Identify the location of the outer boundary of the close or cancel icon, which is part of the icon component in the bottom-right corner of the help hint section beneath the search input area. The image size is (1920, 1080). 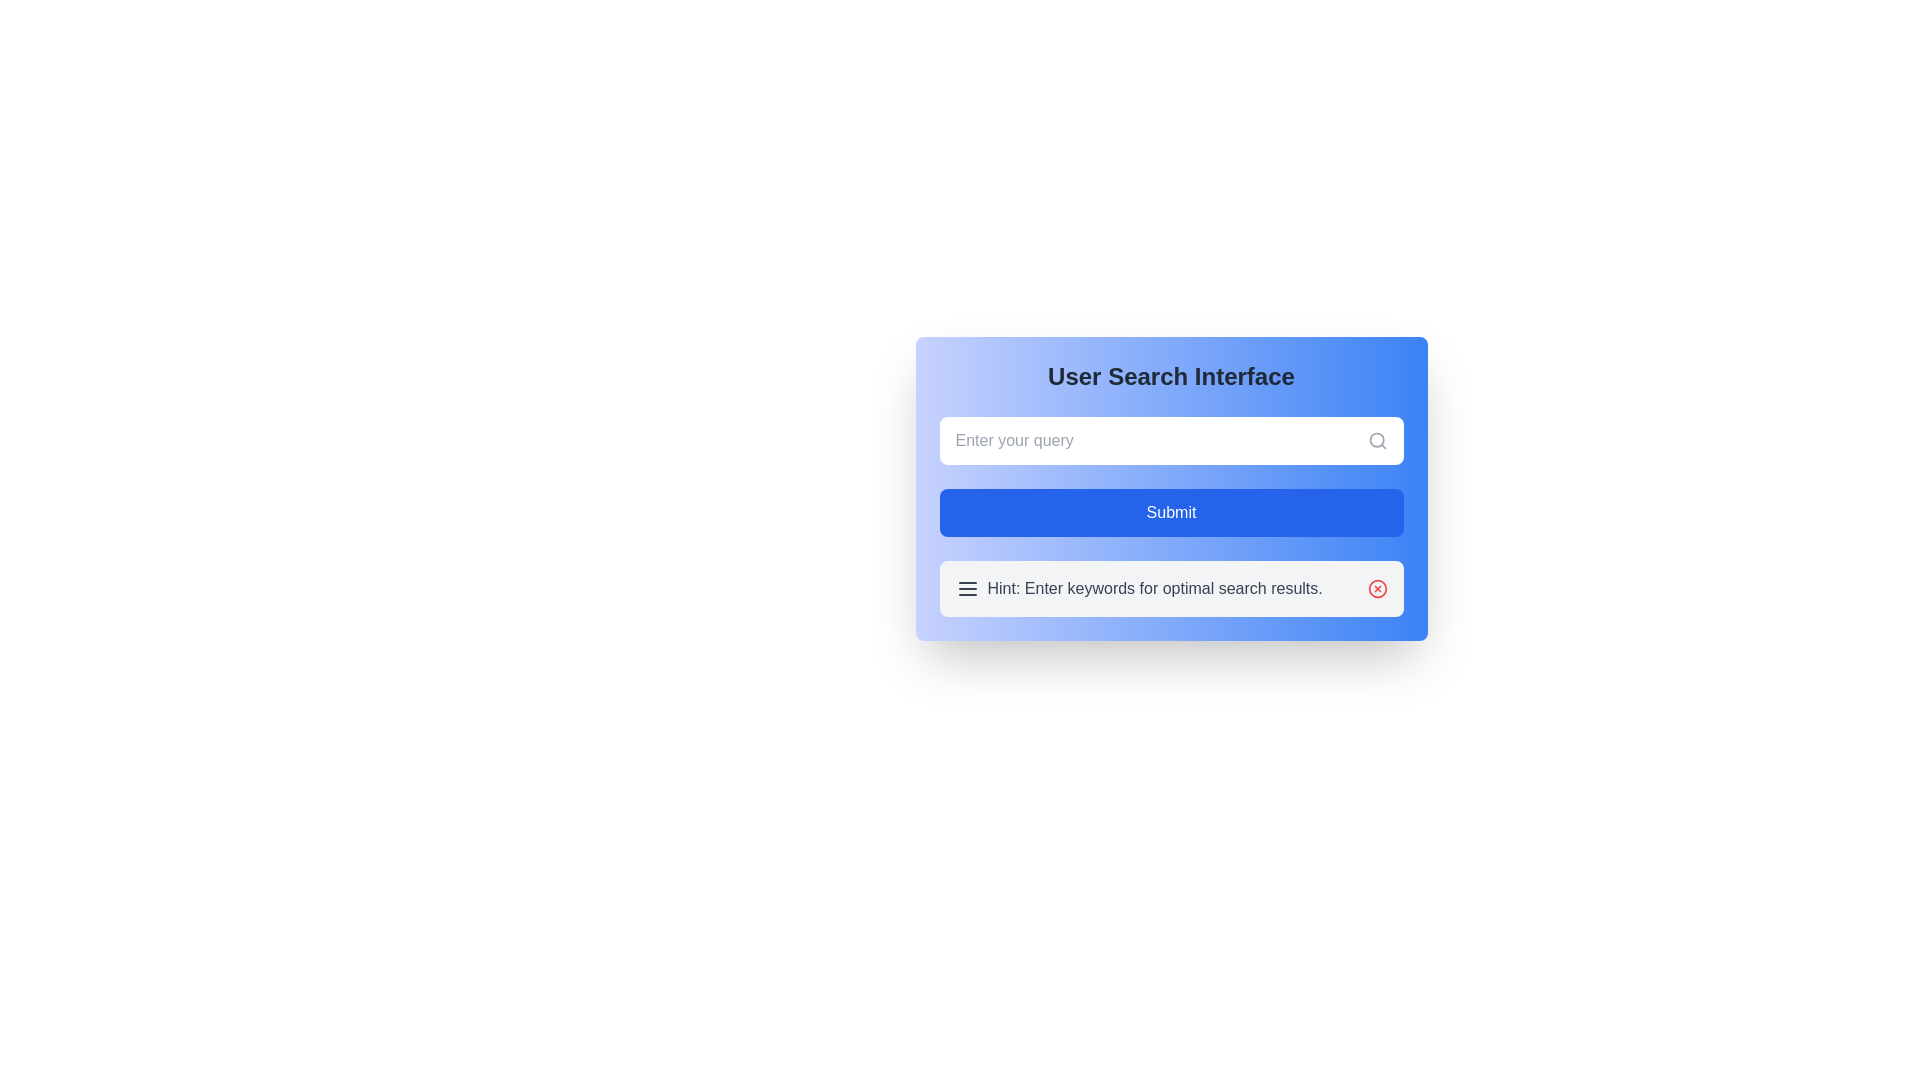
(1376, 588).